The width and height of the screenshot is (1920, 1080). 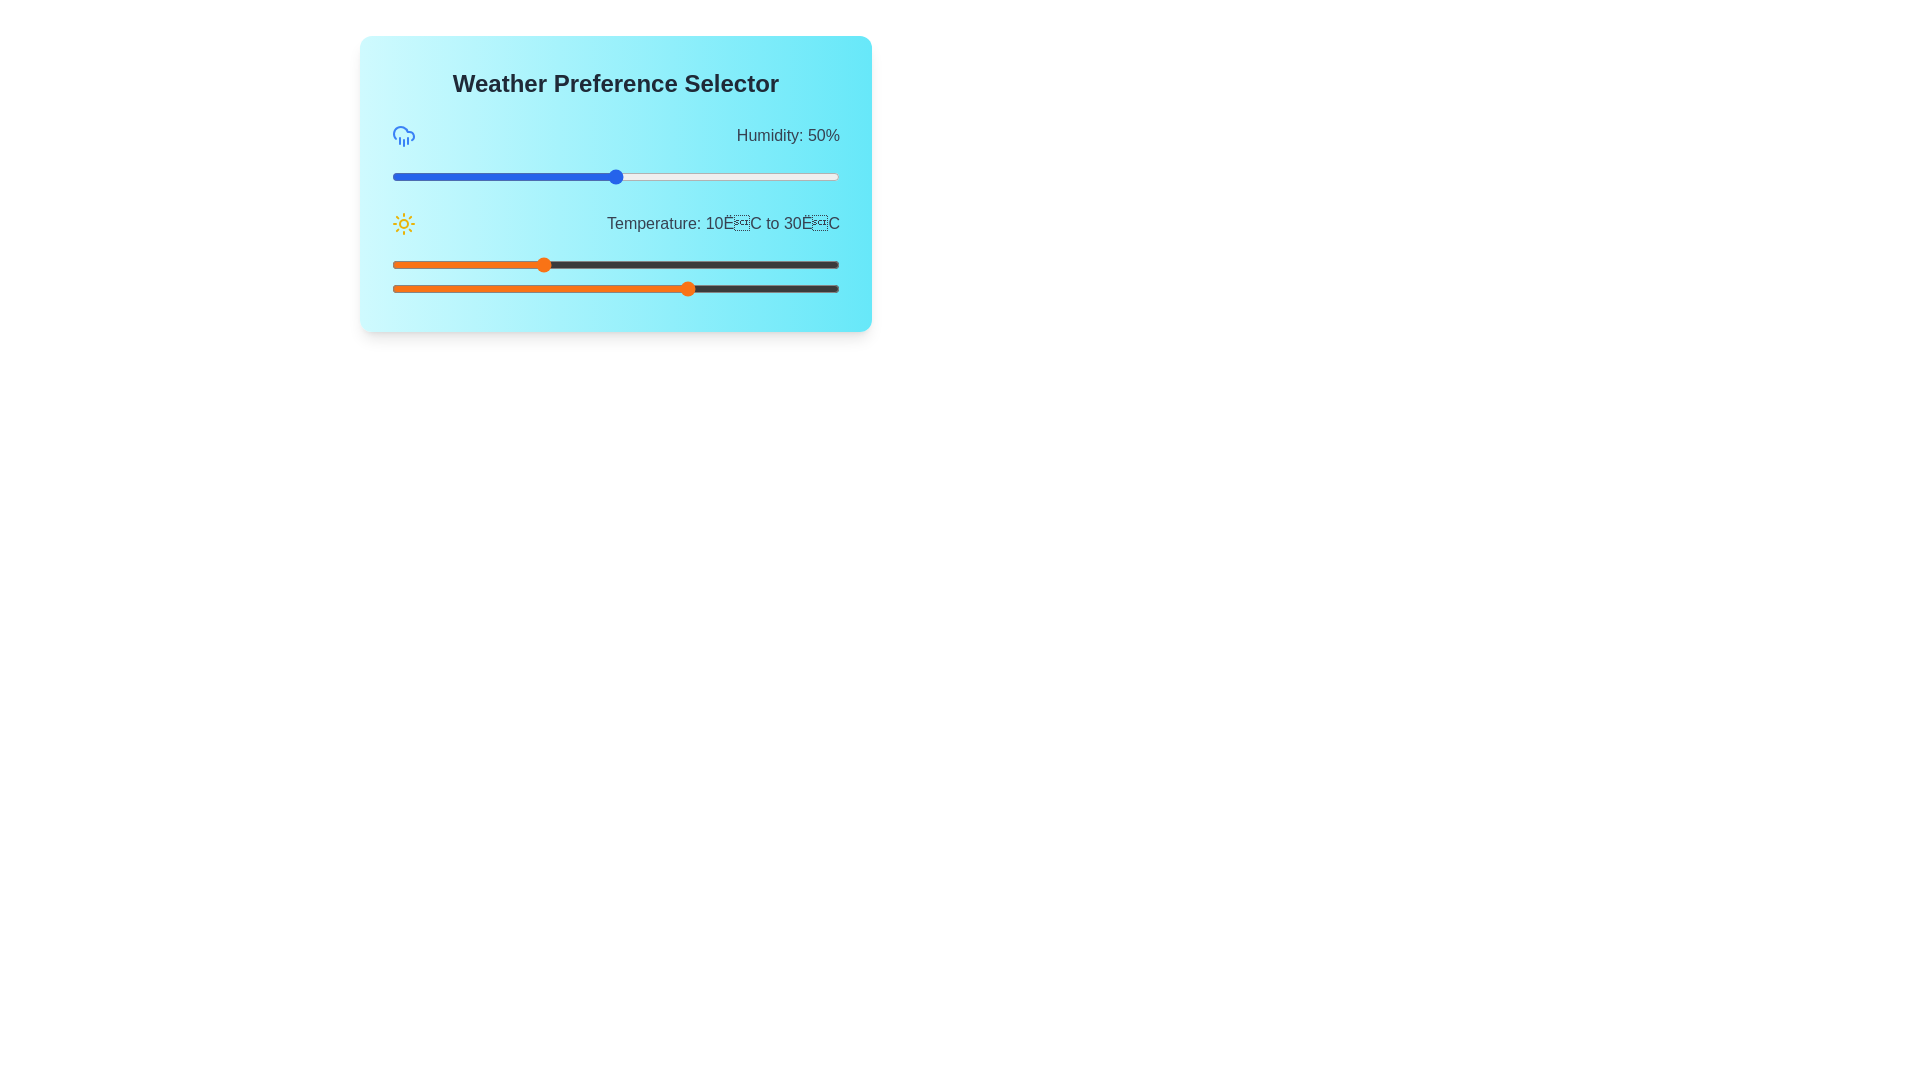 What do you see at coordinates (496, 264) in the screenshot?
I see `the minimum temperature preference to 4°C using the first orange slider` at bounding box center [496, 264].